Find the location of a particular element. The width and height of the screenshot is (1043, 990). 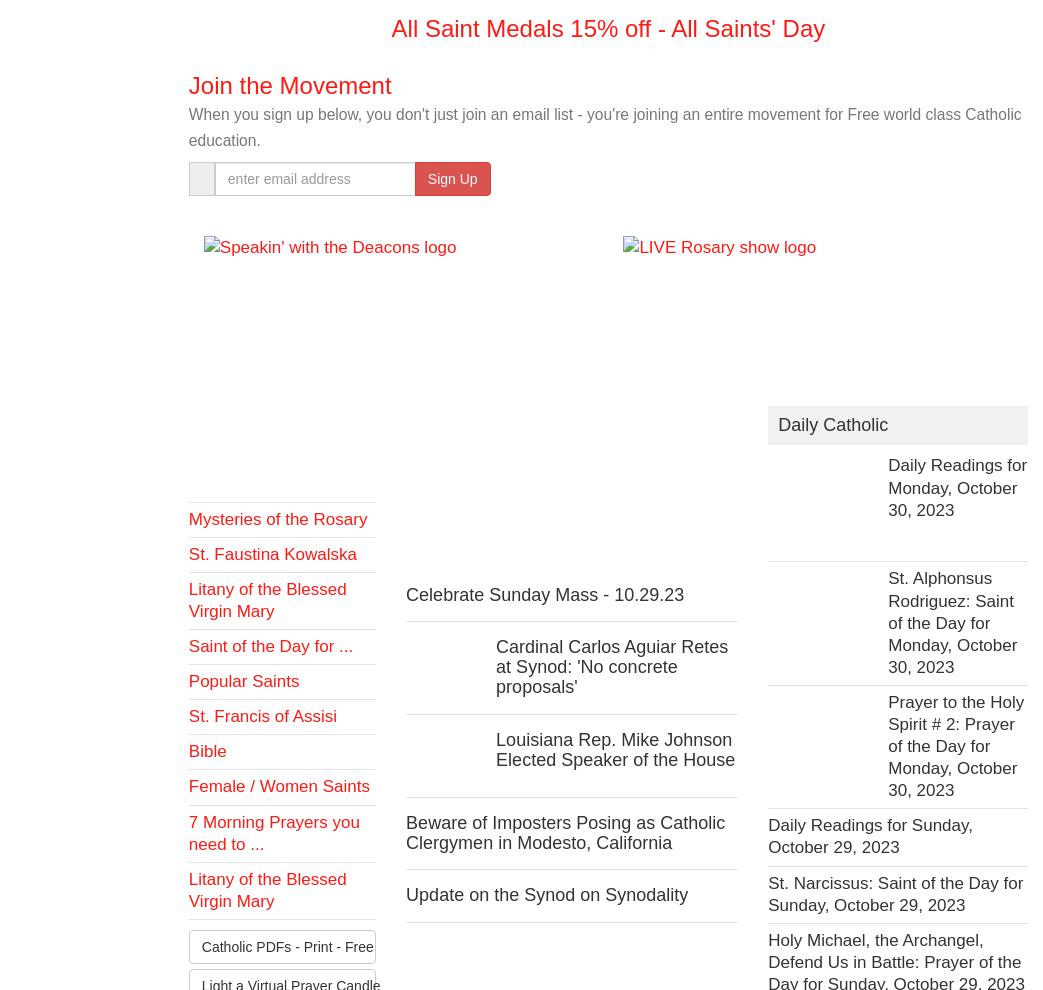

'St. Francis of Assisi' is located at coordinates (262, 715).